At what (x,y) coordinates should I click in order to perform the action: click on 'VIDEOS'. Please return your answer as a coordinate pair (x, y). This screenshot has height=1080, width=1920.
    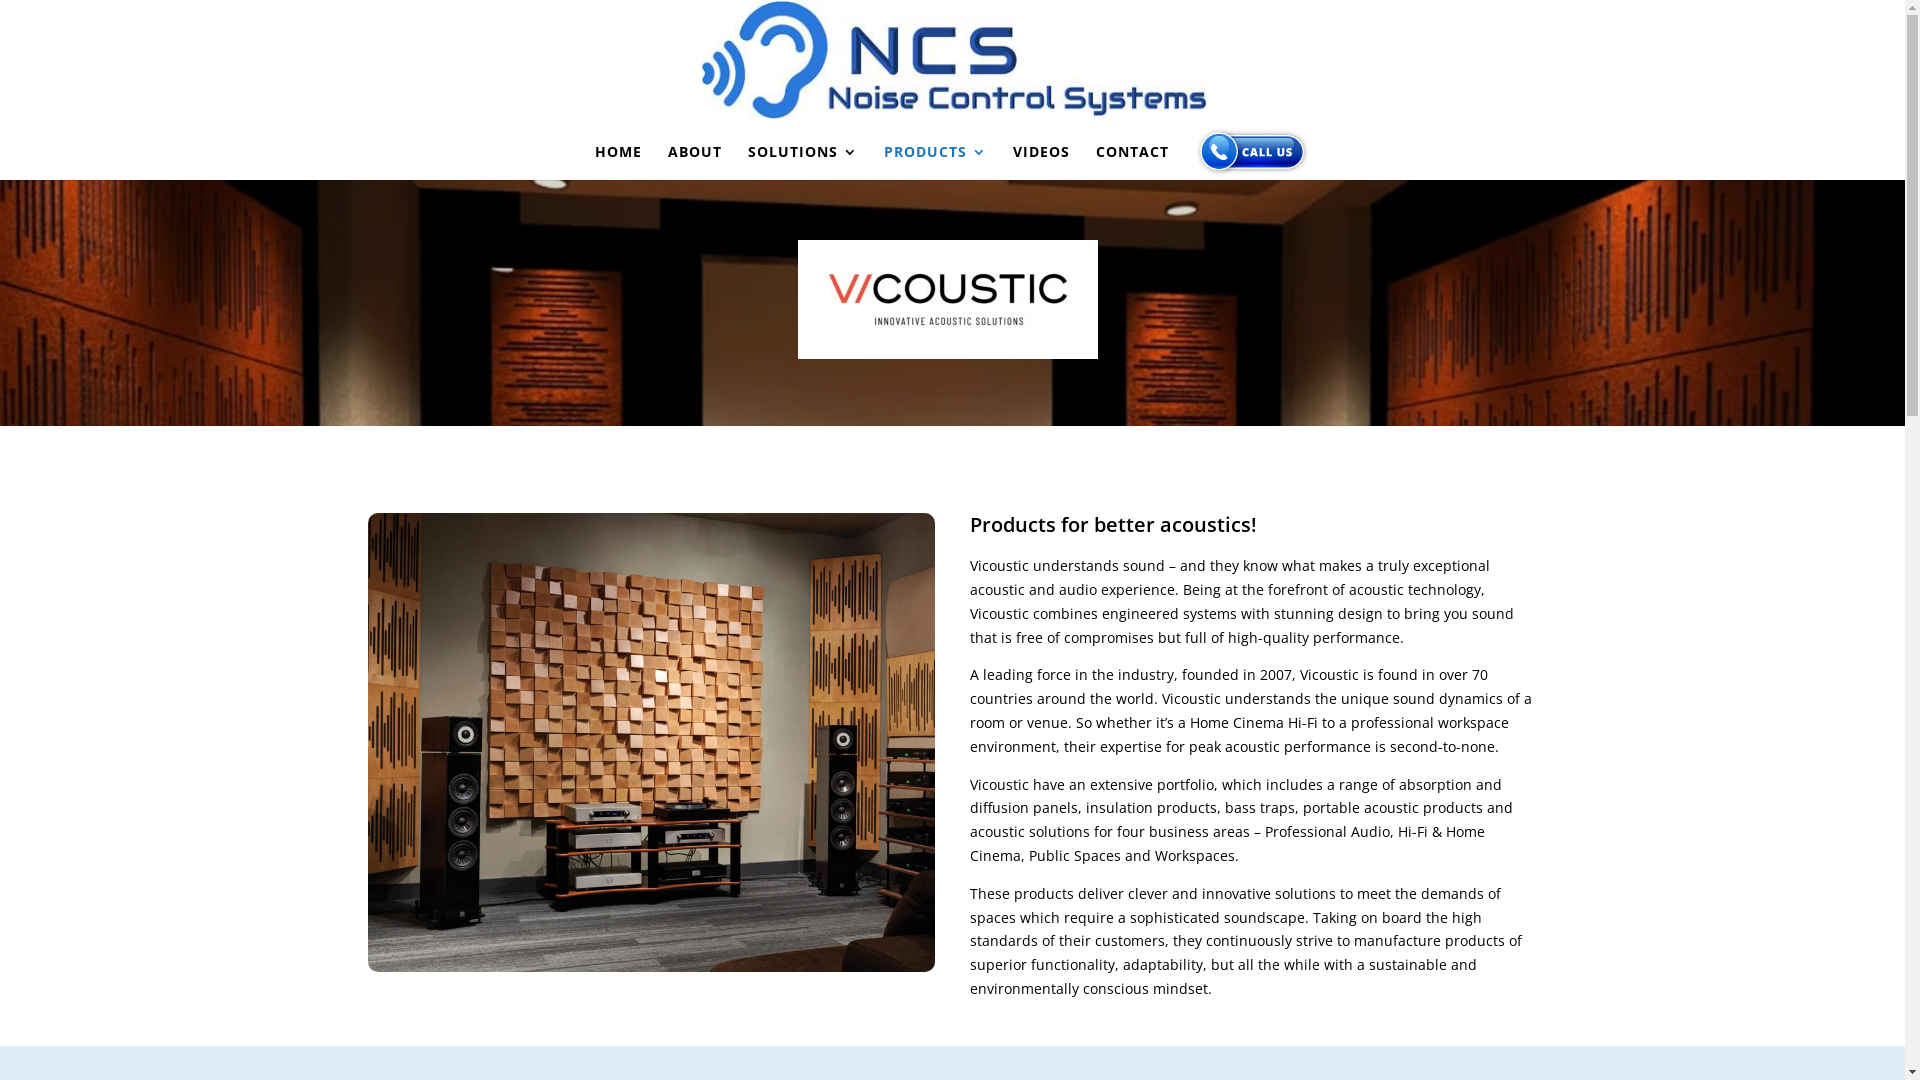
    Looking at the image, I should click on (1012, 161).